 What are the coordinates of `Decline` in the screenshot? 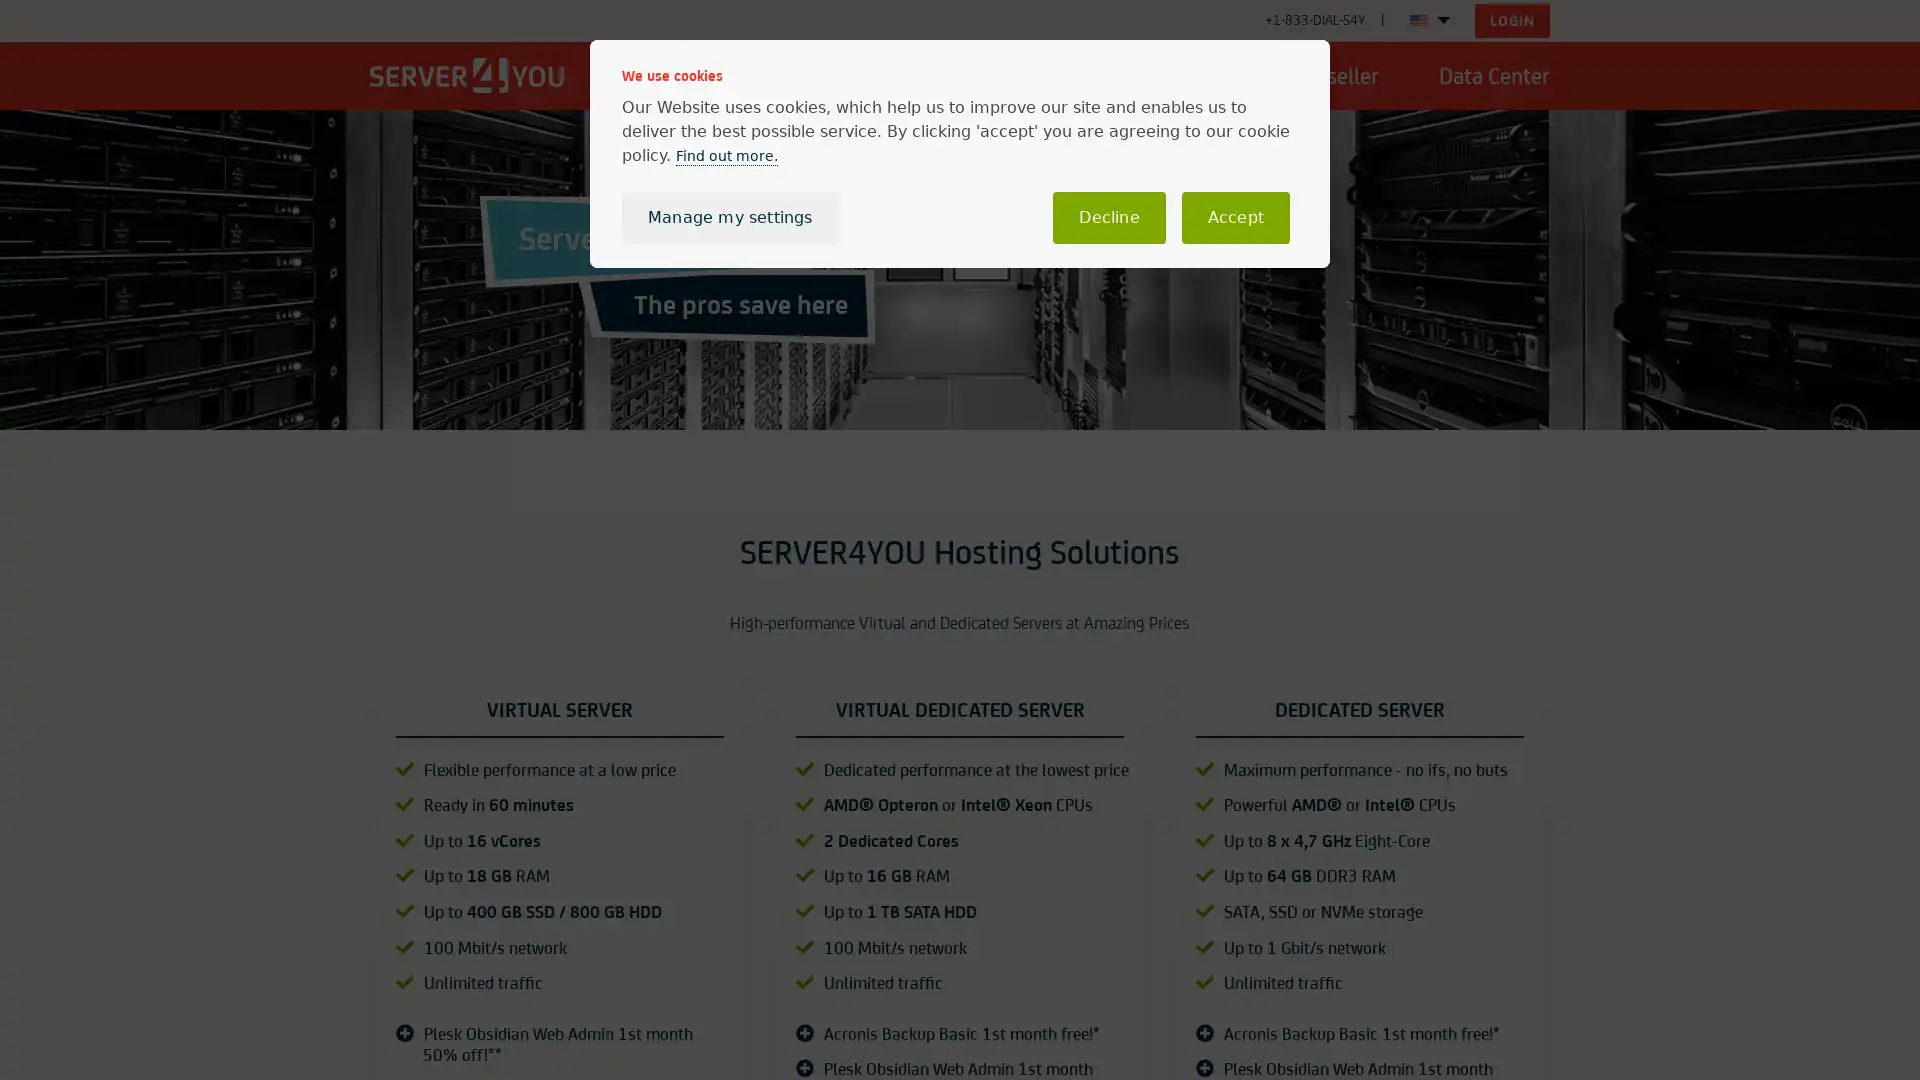 It's located at (1107, 218).